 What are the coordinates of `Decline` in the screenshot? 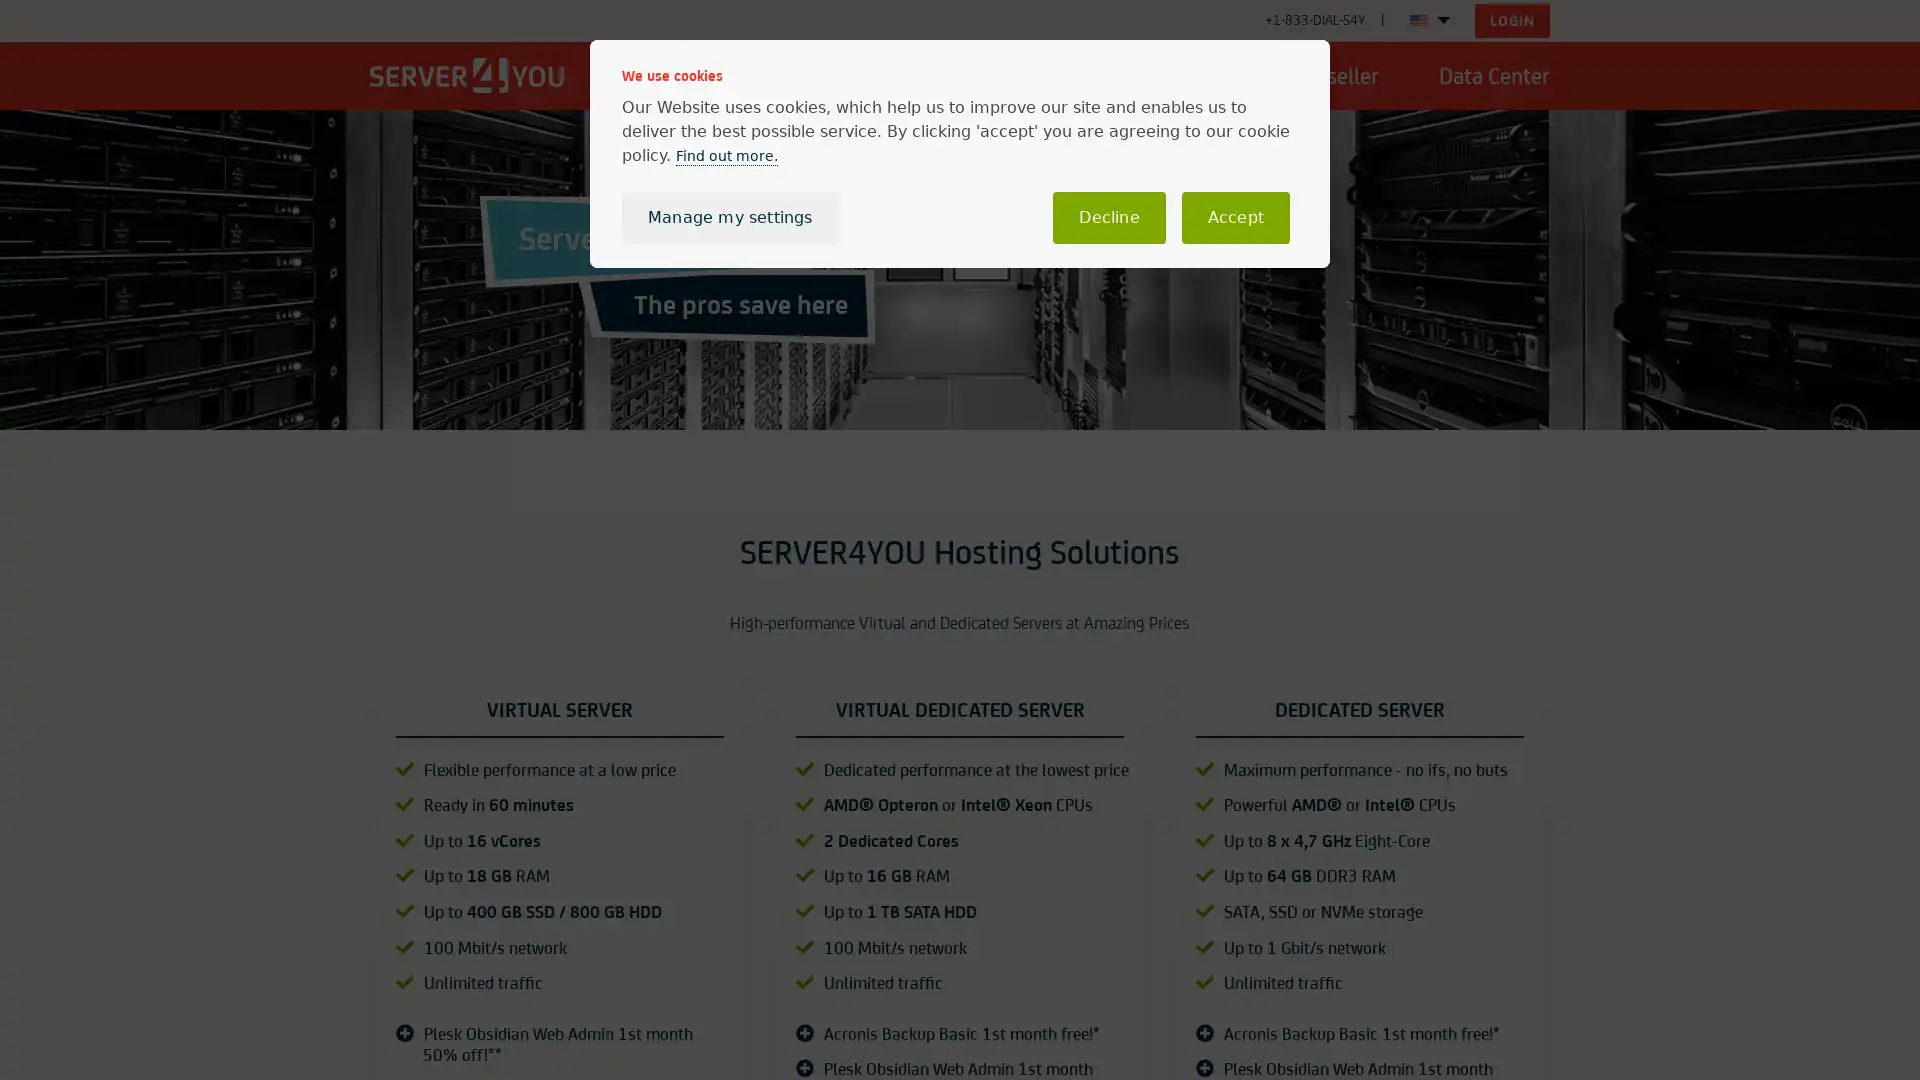 It's located at (1107, 218).